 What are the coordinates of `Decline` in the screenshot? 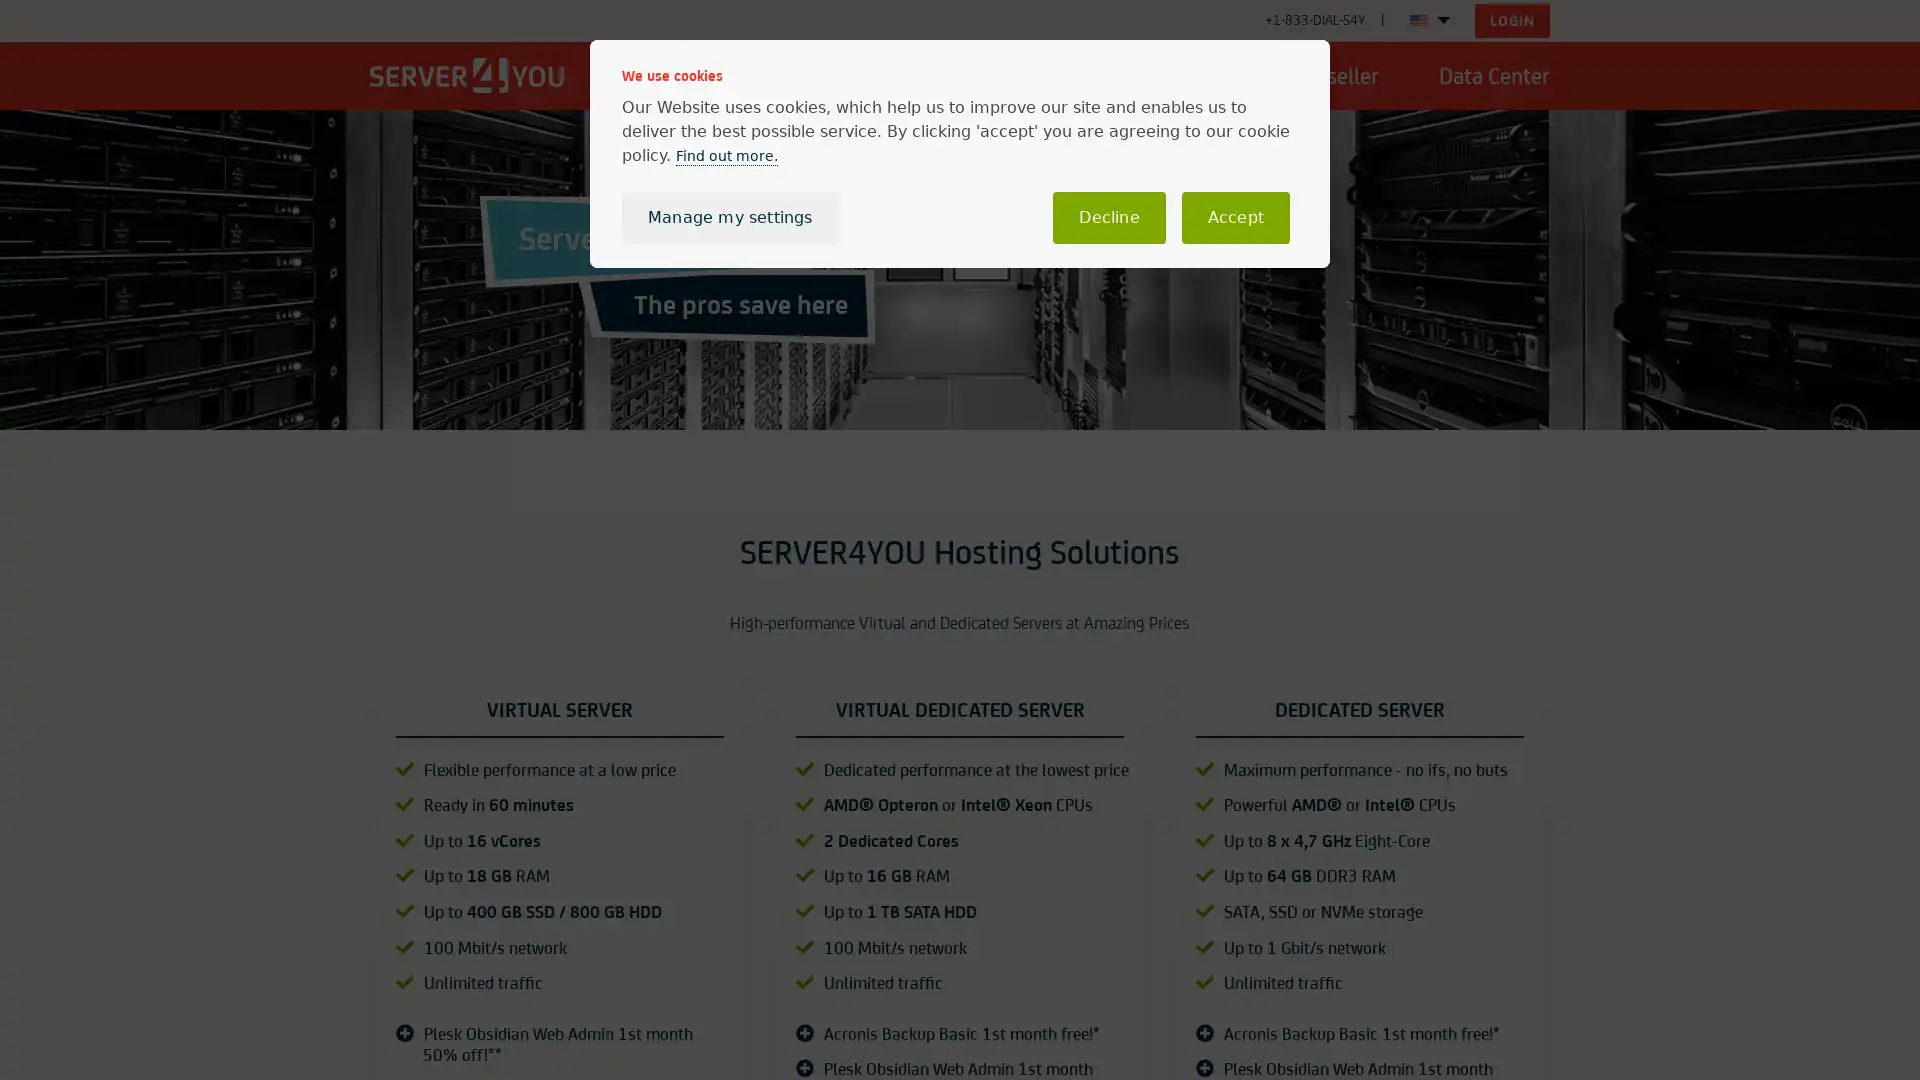 It's located at (1107, 218).